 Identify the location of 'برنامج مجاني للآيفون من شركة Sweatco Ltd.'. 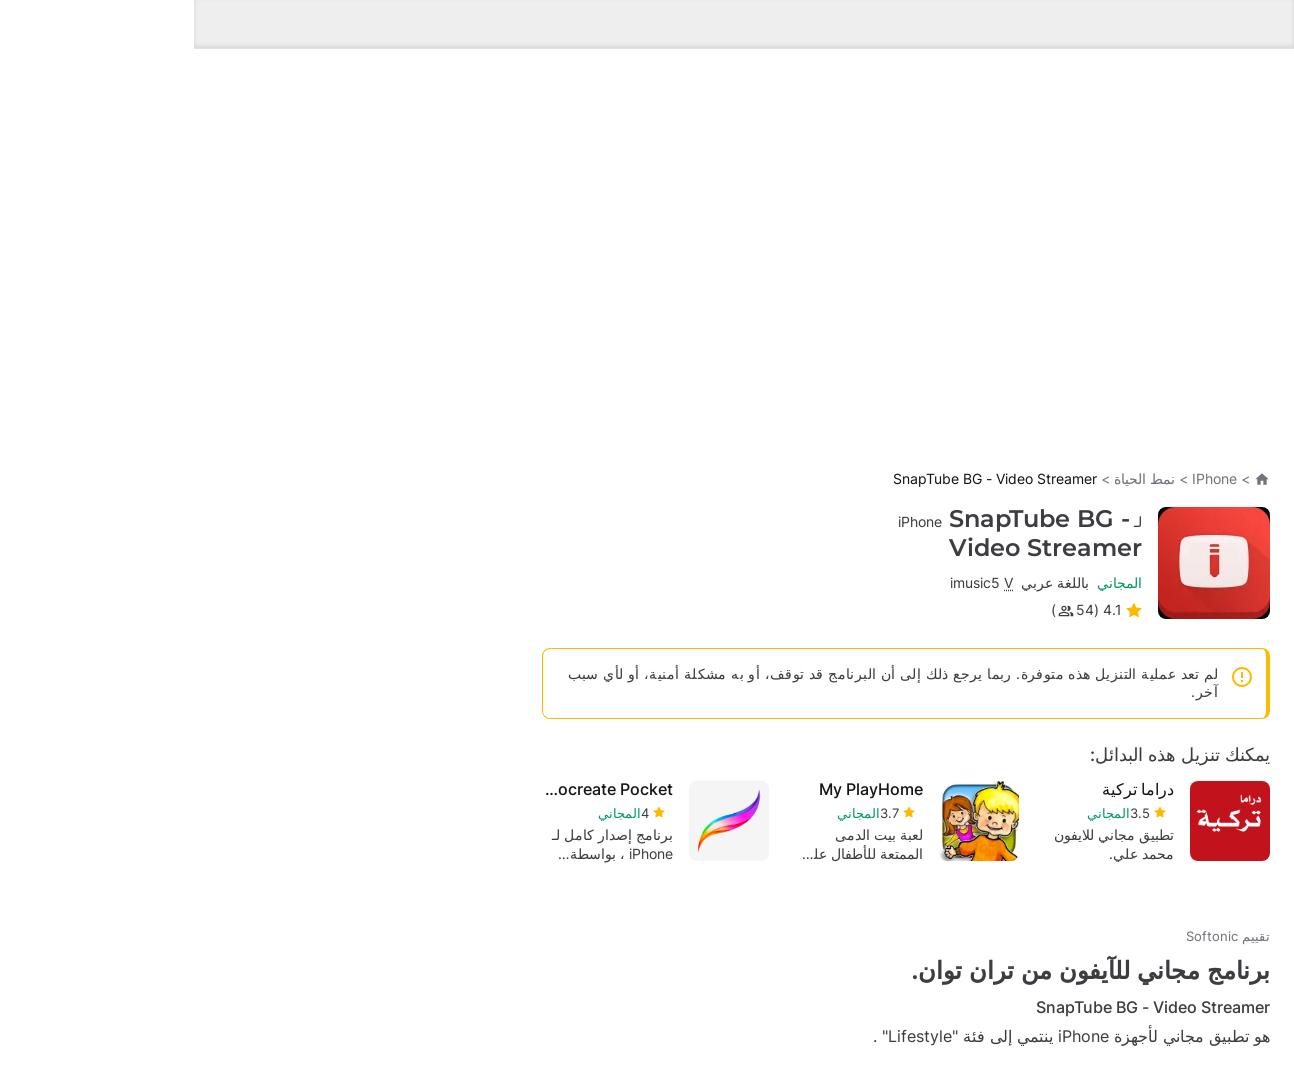
(917, 893).